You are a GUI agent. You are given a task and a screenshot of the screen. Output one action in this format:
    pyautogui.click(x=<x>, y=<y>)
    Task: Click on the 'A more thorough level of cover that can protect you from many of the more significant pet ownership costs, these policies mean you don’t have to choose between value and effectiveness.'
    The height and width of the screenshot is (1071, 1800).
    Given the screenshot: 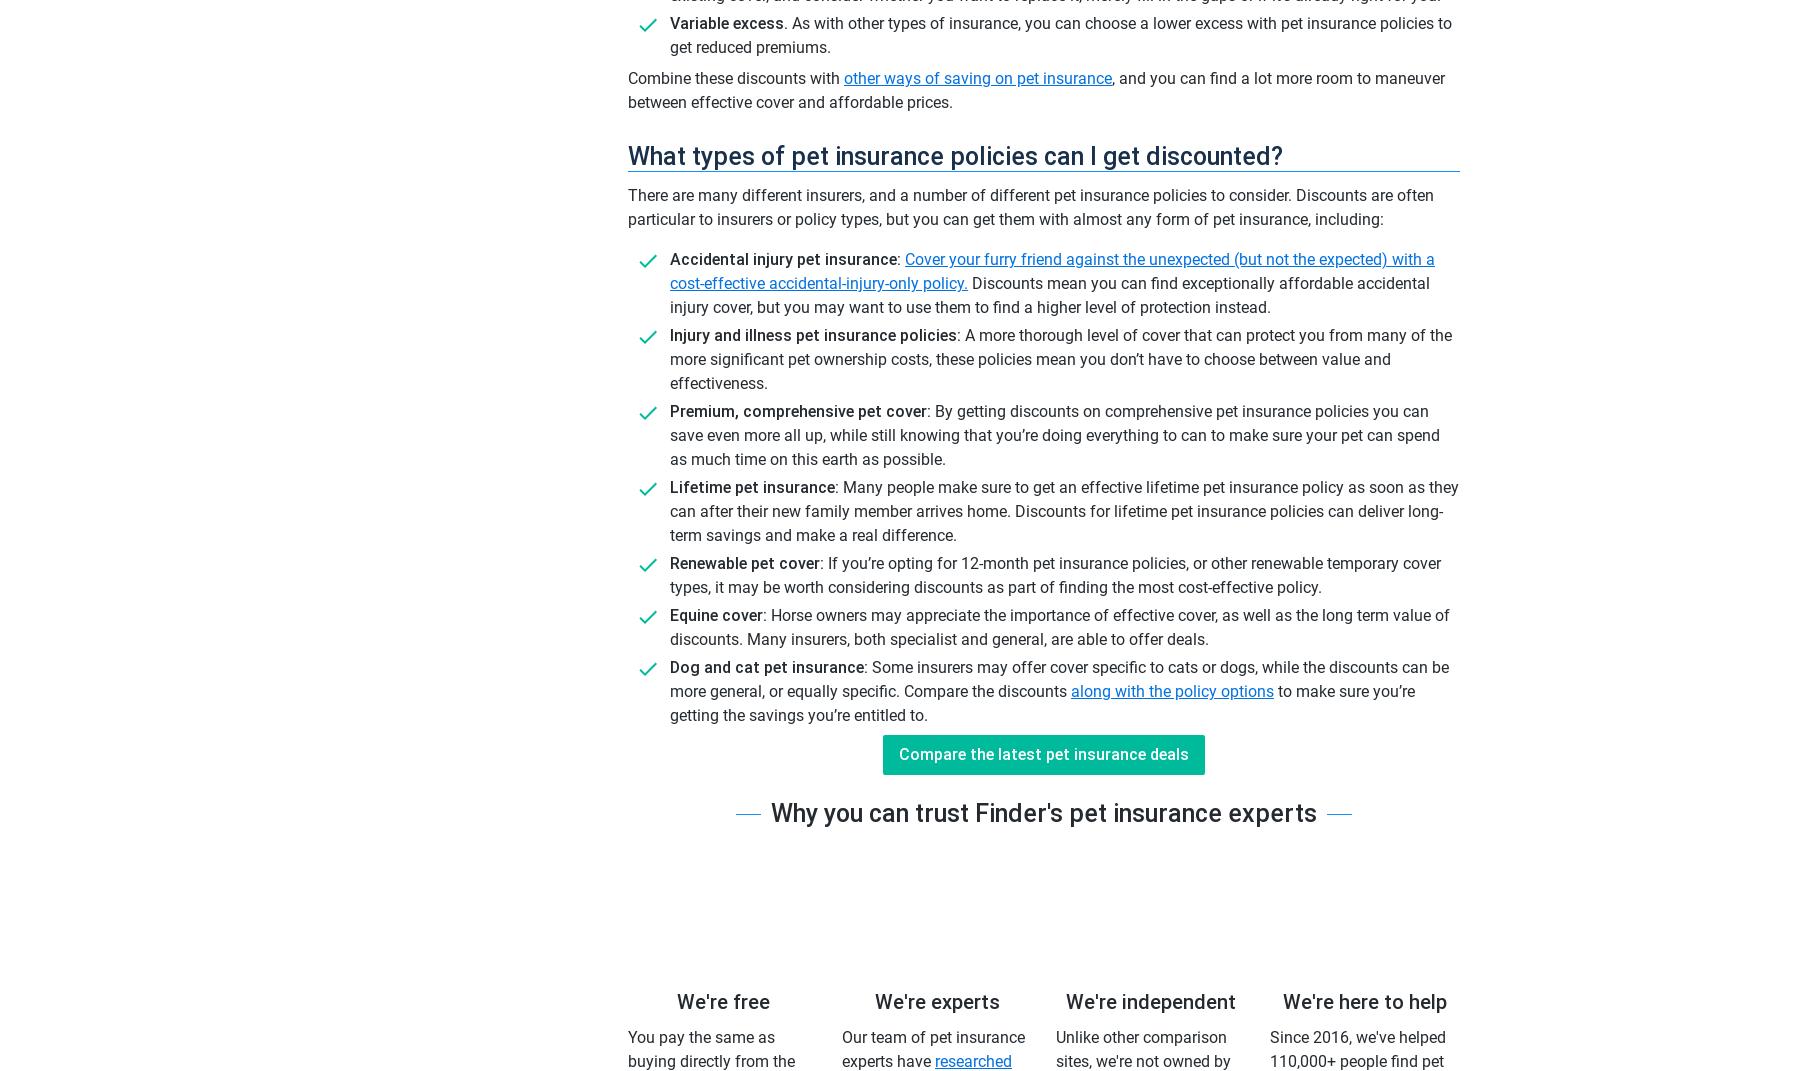 What is the action you would take?
    pyautogui.click(x=1060, y=358)
    